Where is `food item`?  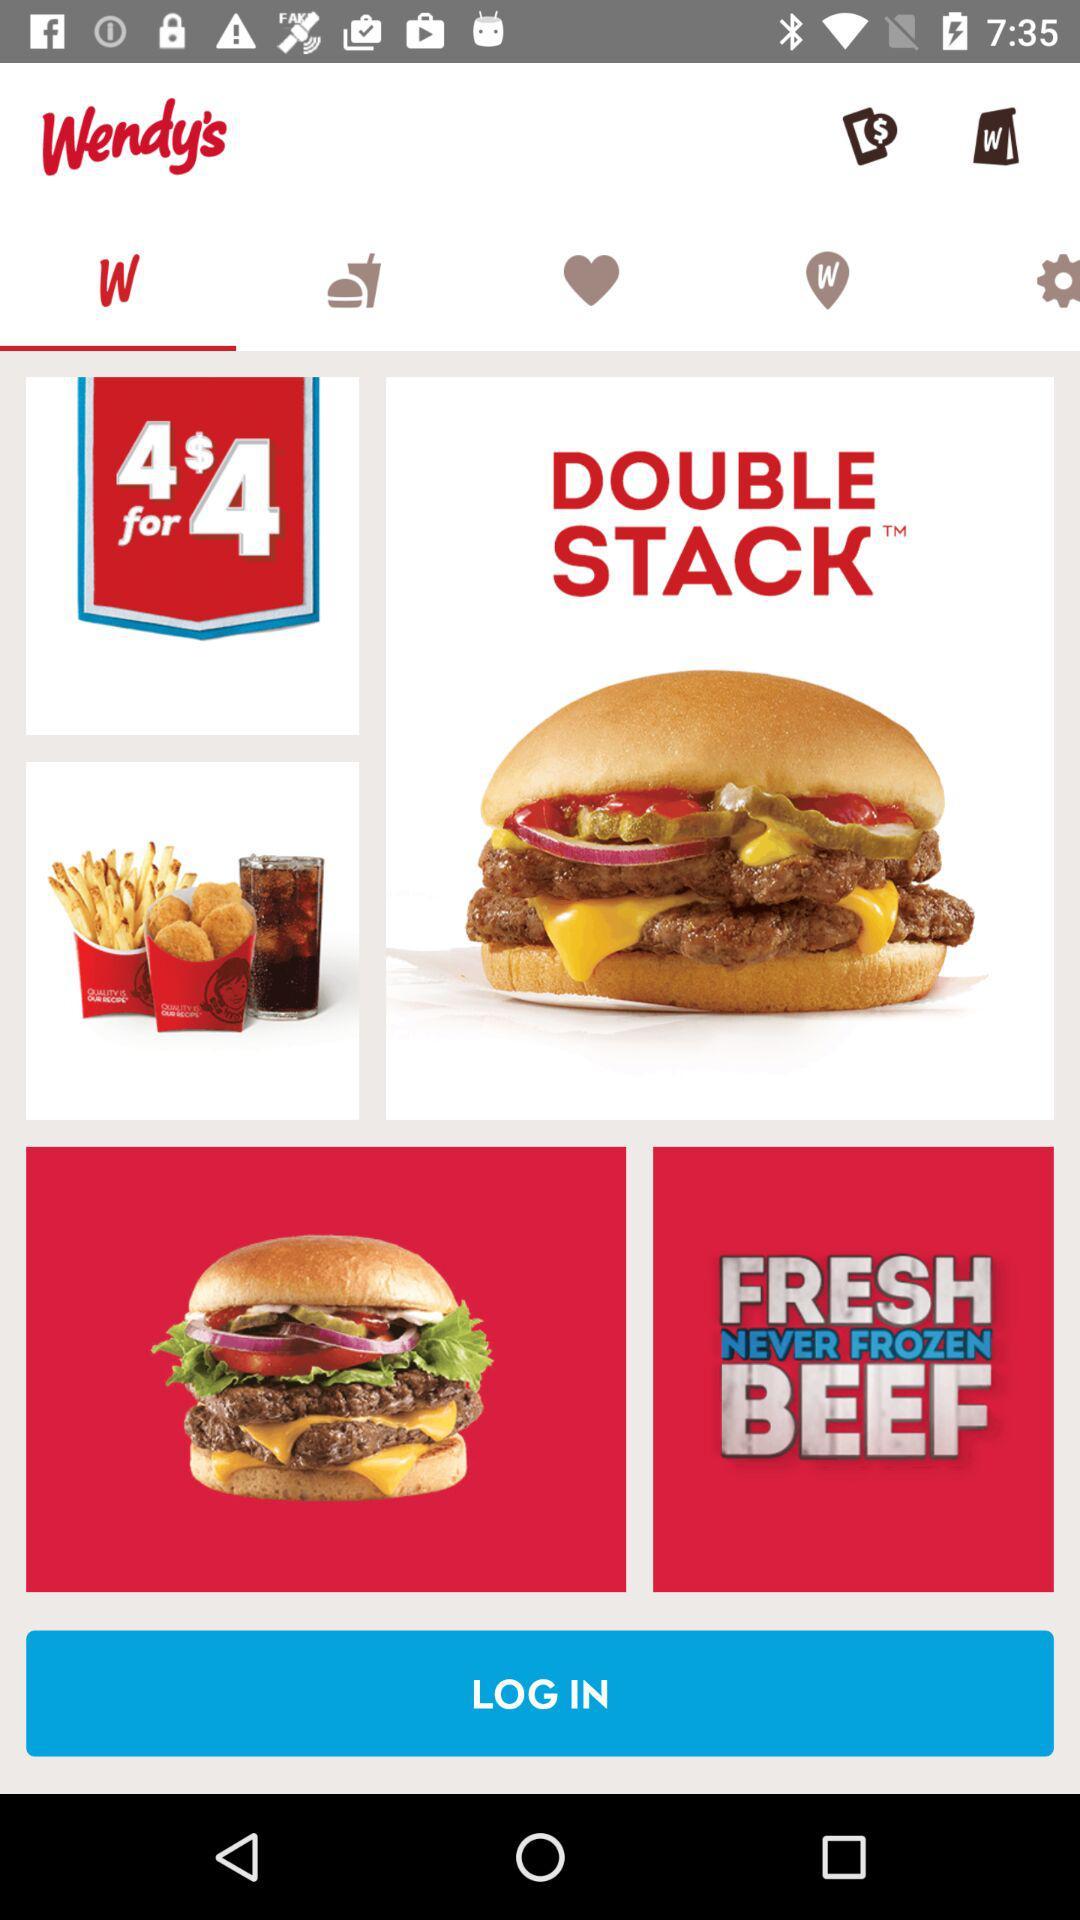 food item is located at coordinates (192, 556).